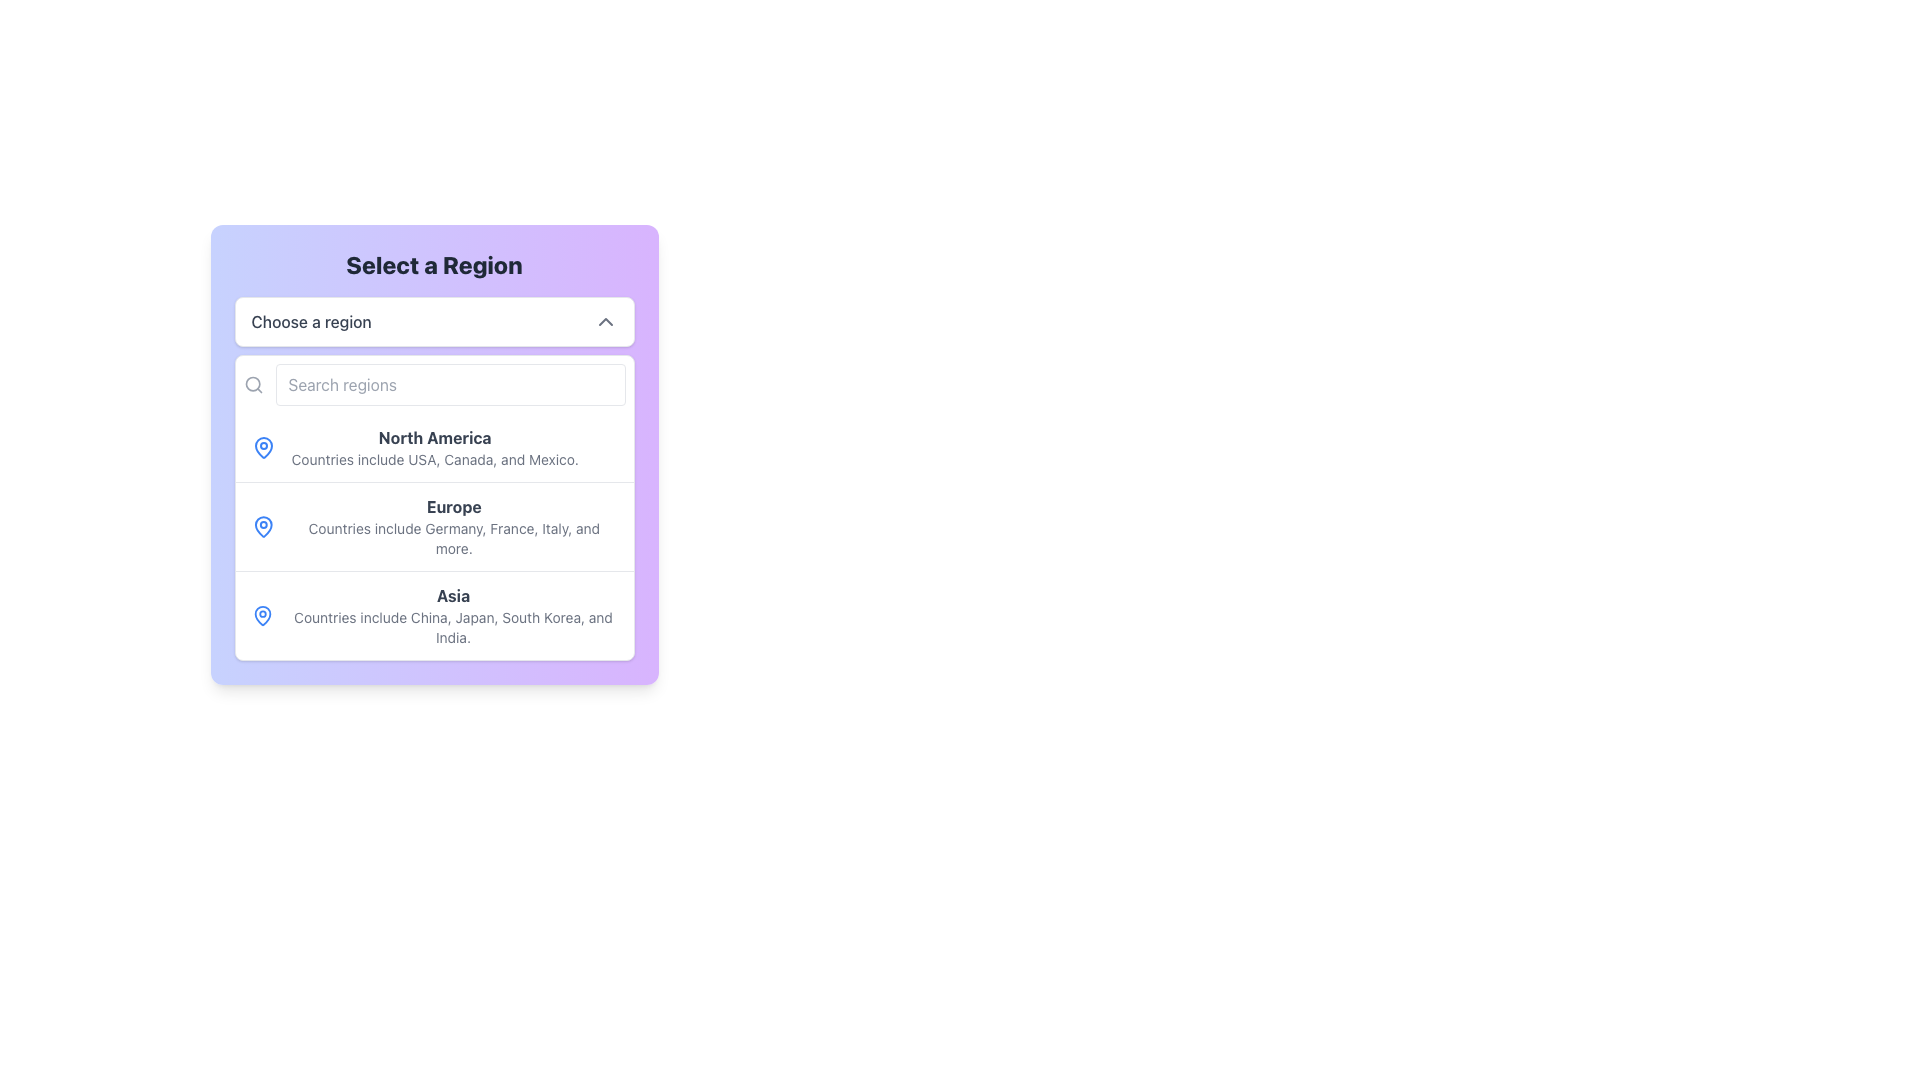 This screenshot has width=1920, height=1080. Describe the element at coordinates (310, 320) in the screenshot. I see `text content of the leftmost label within the dropdown menu, which prompts the user to choose an option` at that location.